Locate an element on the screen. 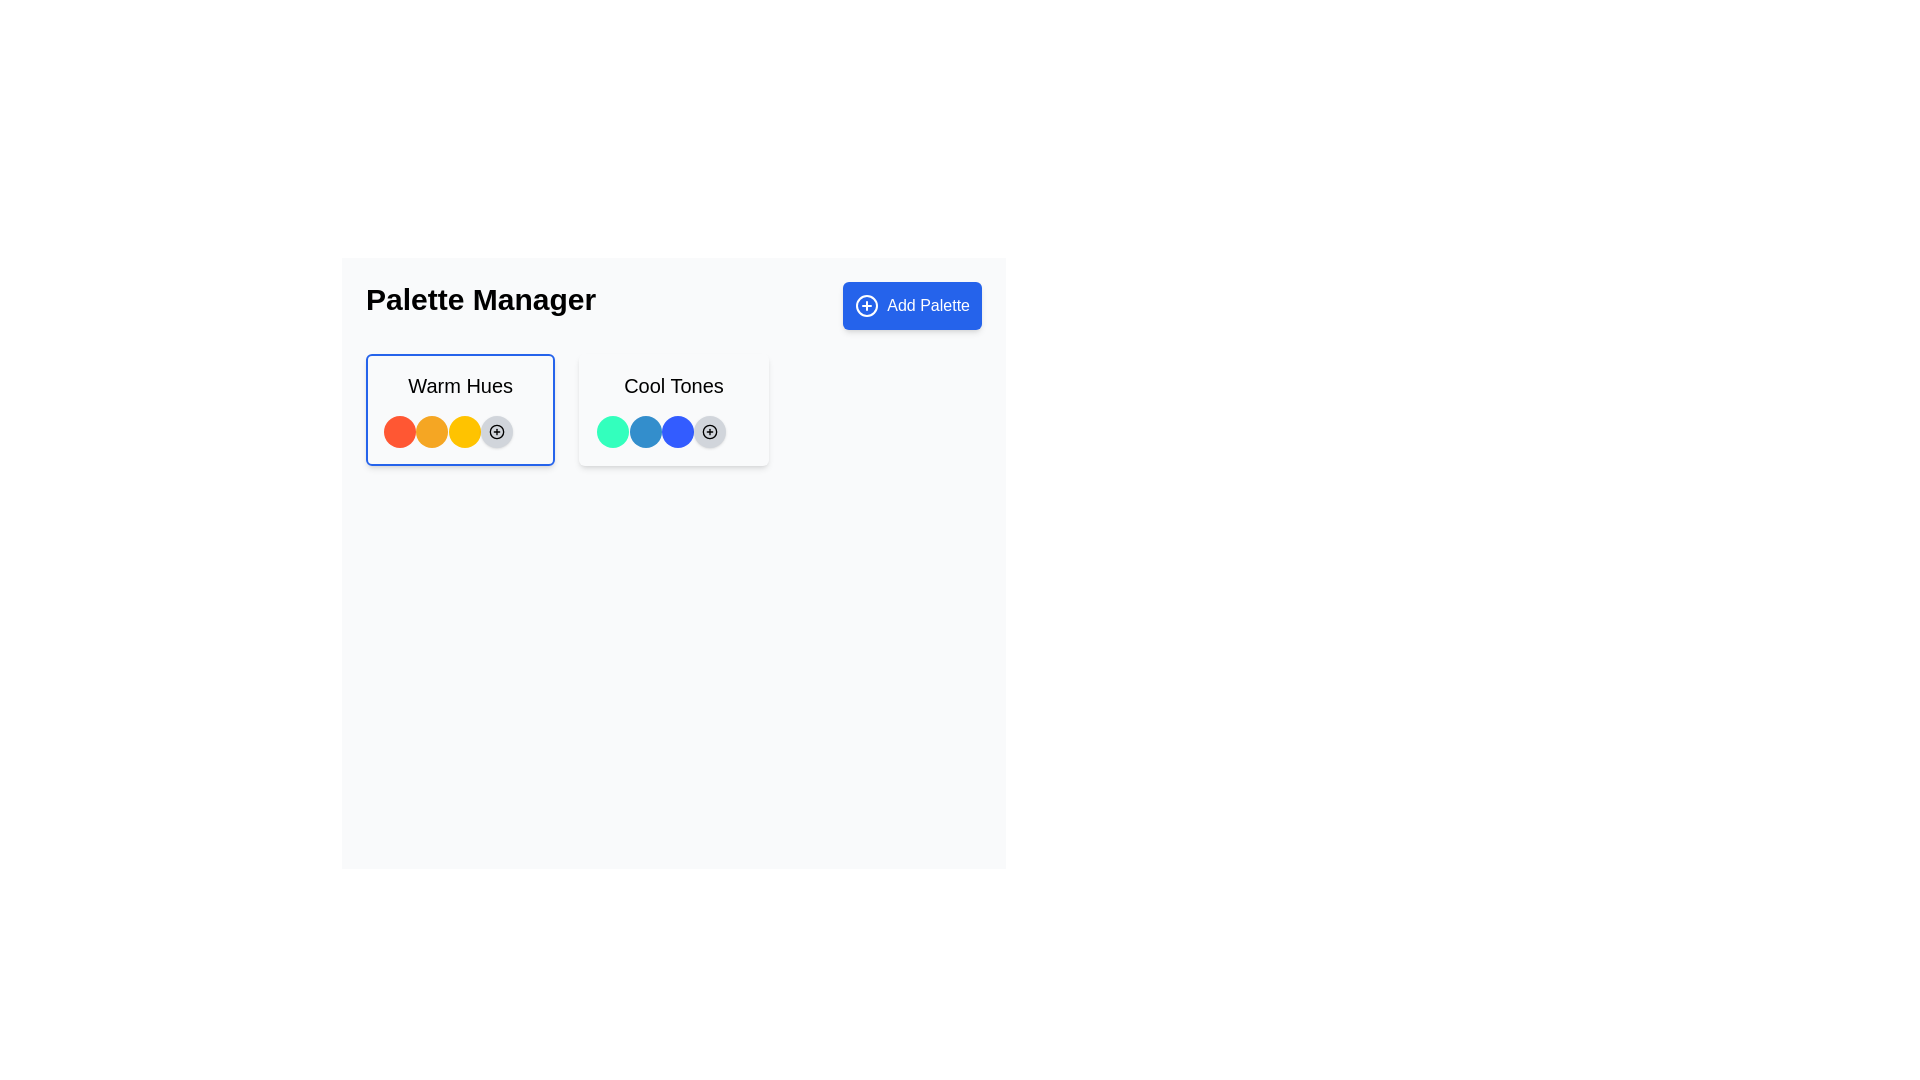 This screenshot has height=1080, width=1920. the first Color Indicator in the 'Cool Tones' palette is located at coordinates (612, 431).